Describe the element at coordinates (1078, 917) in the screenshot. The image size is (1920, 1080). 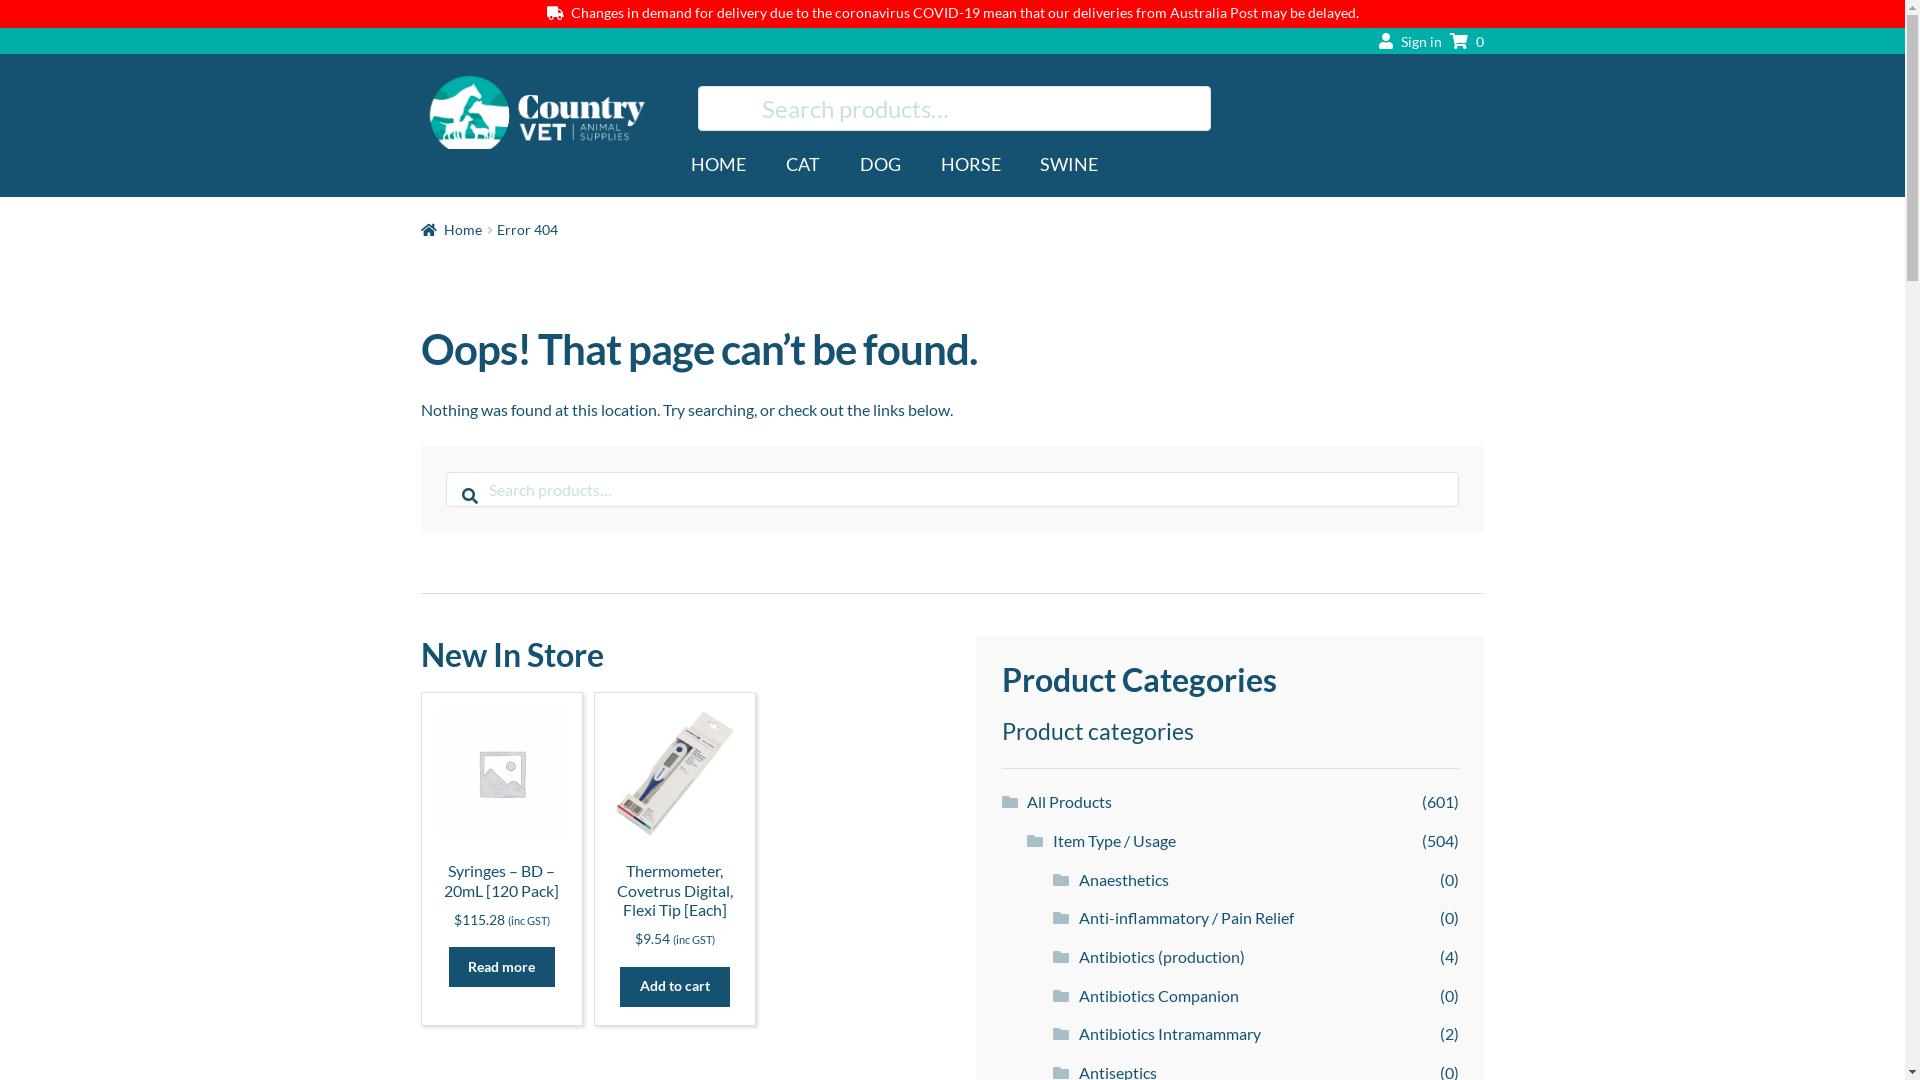
I see `'Anti-inflammatory / Pain Relief'` at that location.